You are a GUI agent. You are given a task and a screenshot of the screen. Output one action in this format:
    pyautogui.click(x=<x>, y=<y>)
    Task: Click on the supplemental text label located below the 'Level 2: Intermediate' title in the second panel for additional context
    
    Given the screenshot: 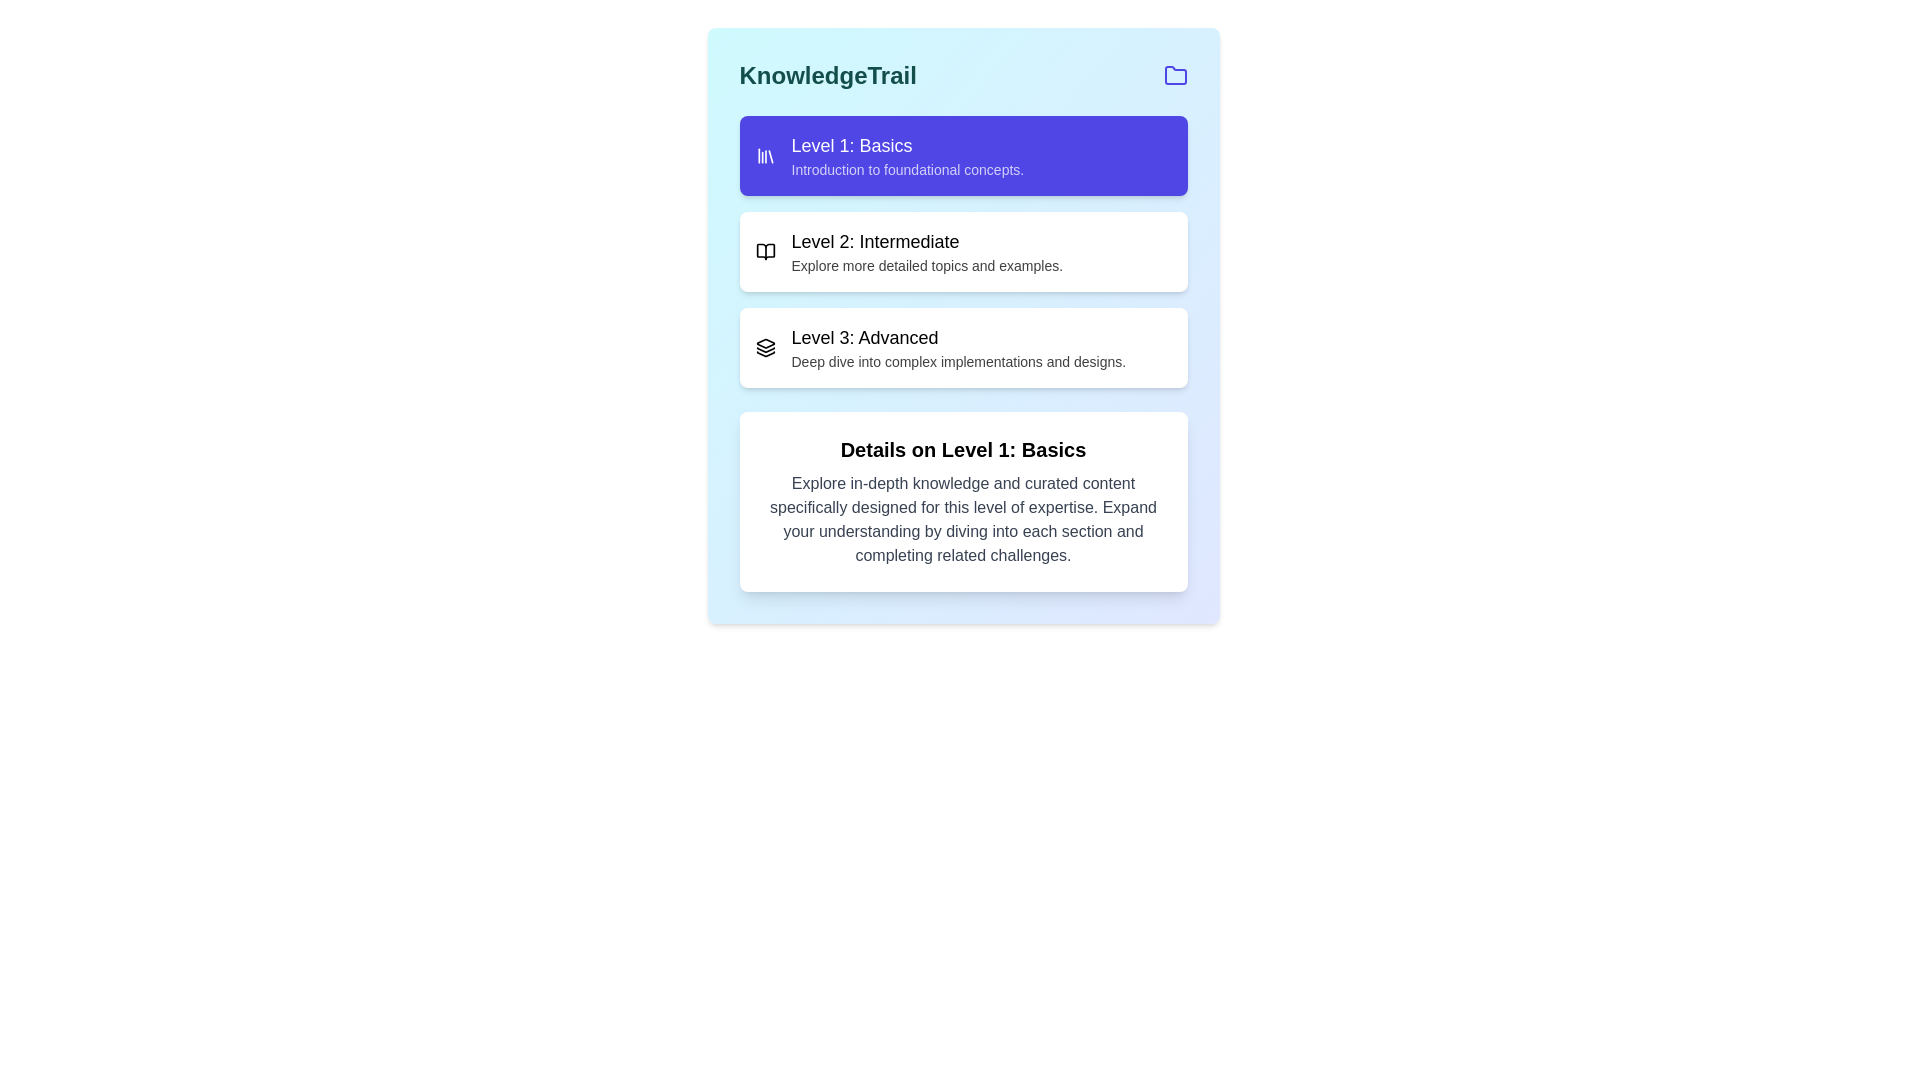 What is the action you would take?
    pyautogui.click(x=926, y=265)
    